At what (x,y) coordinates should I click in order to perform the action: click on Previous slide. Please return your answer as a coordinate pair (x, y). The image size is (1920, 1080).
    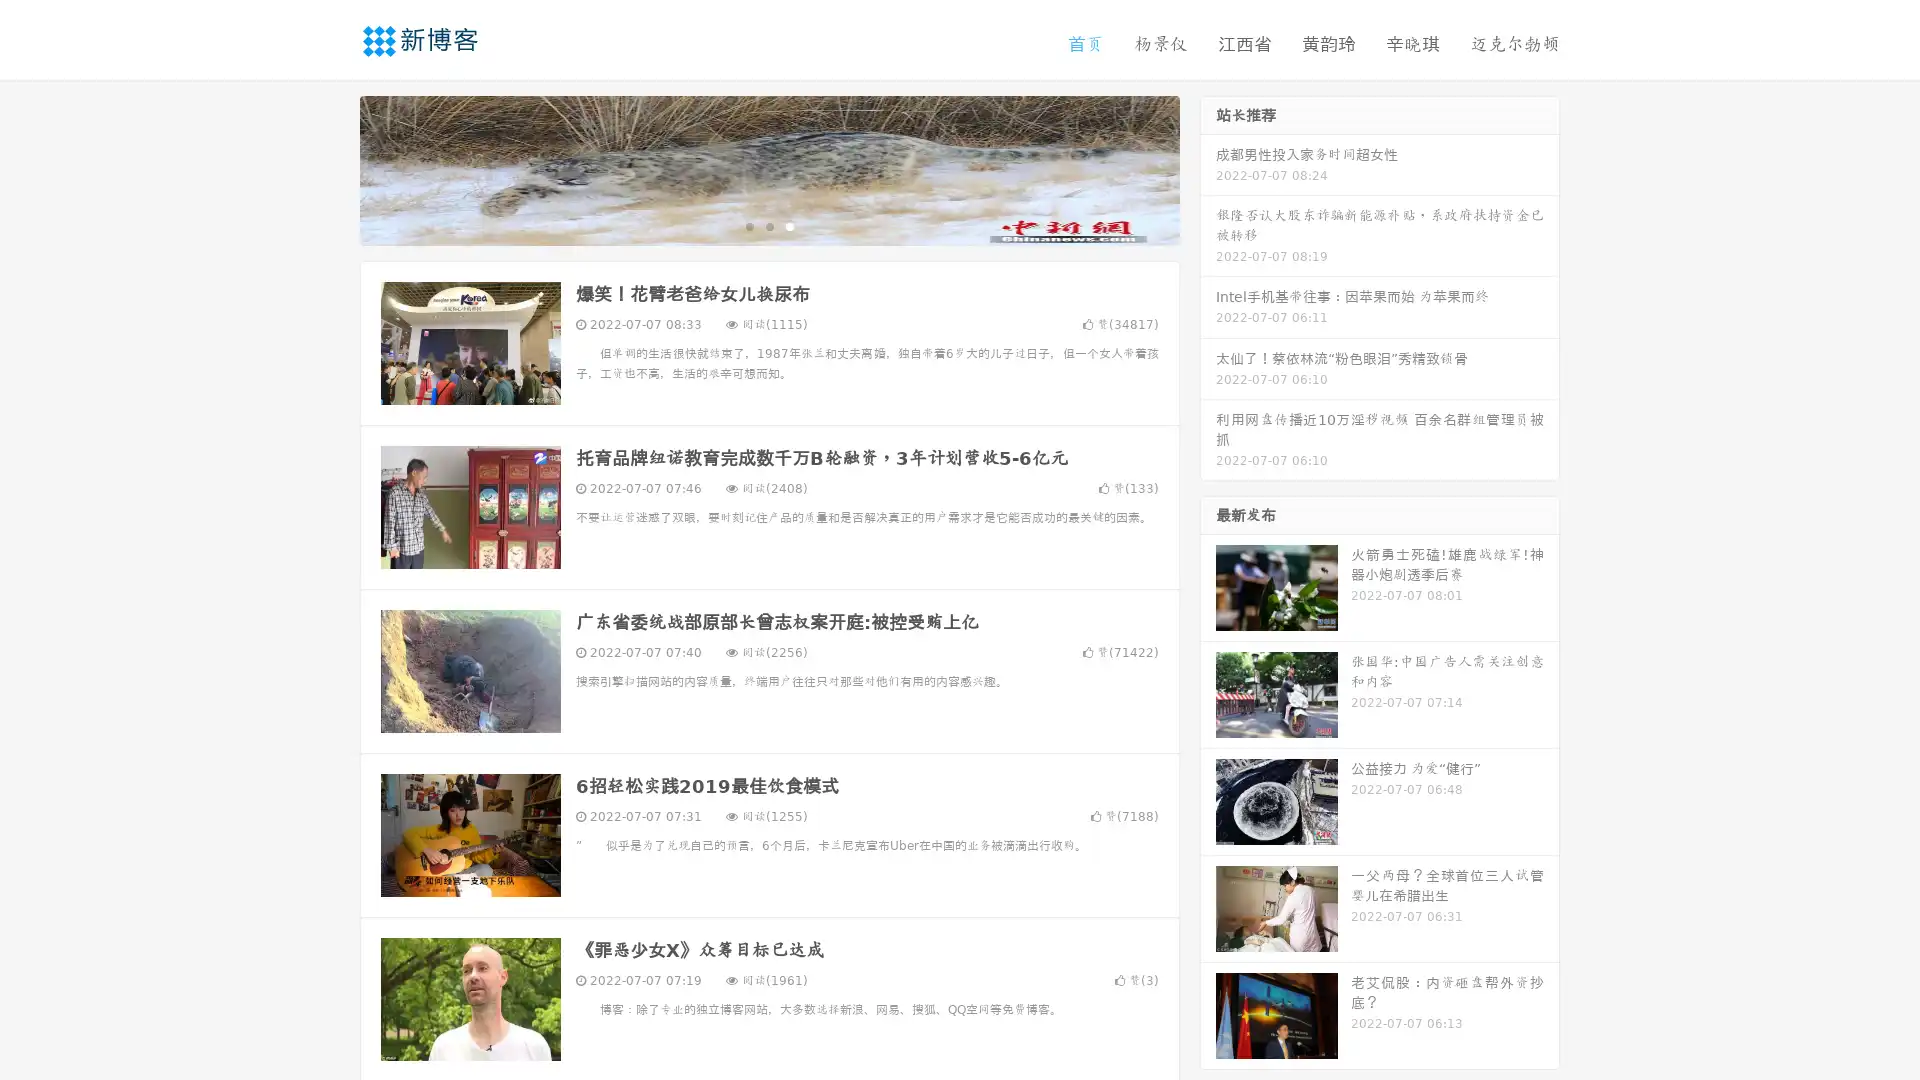
    Looking at the image, I should click on (330, 168).